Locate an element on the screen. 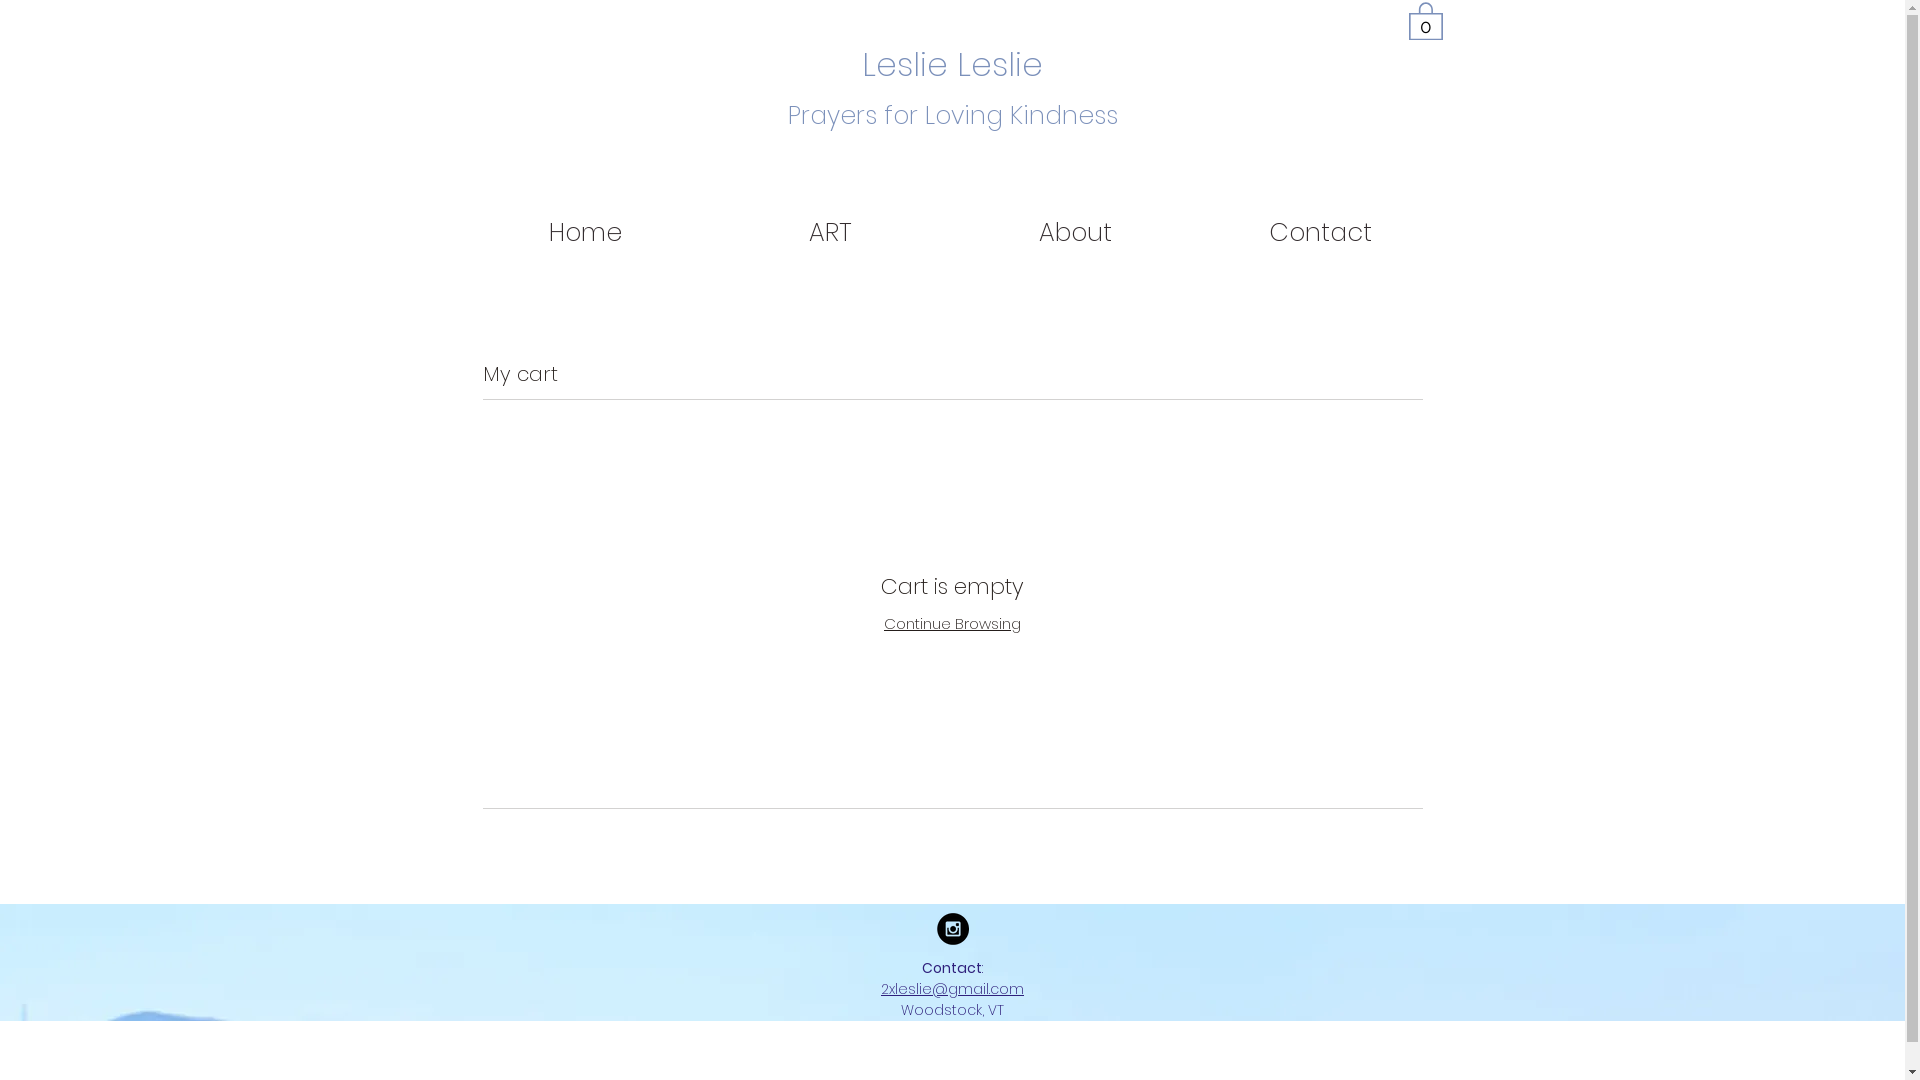 The height and width of the screenshot is (1080, 1920). '2xleslie@gmail.com' is located at coordinates (951, 987).